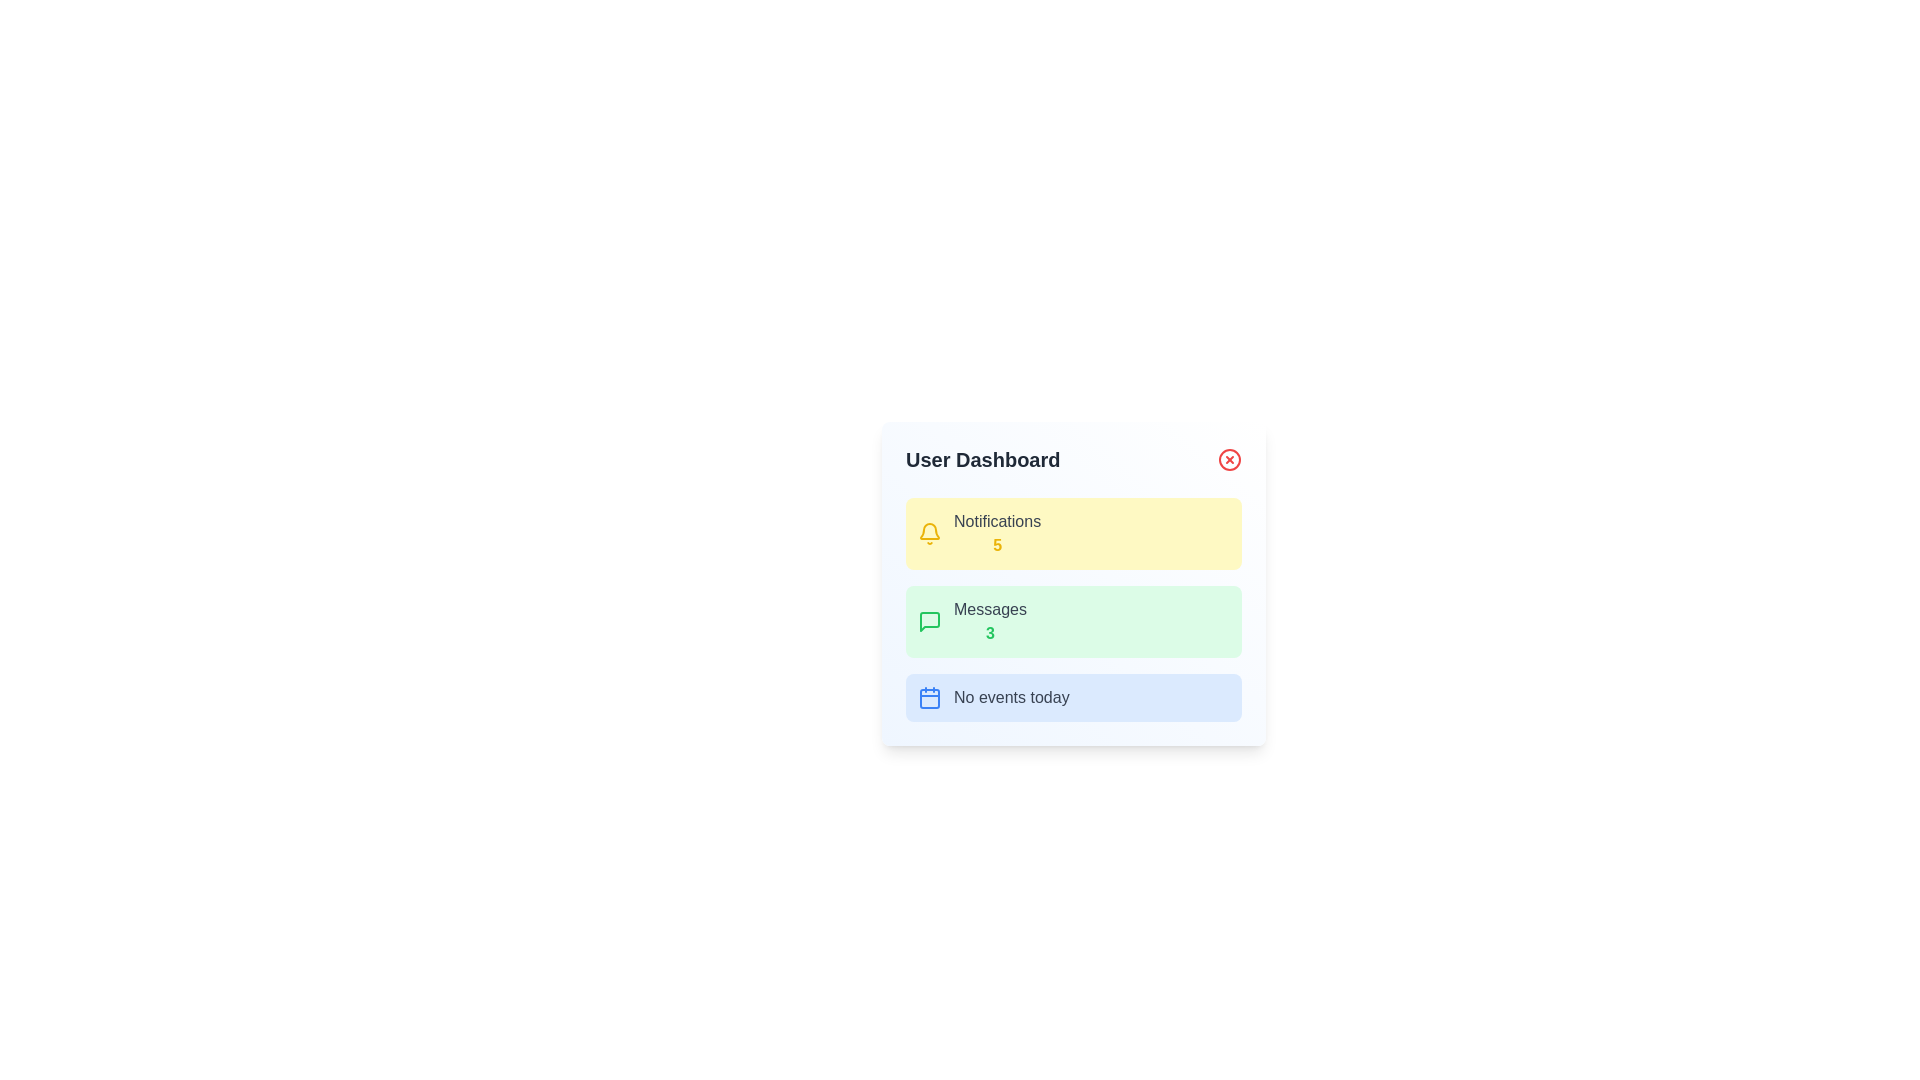  Describe the element at coordinates (990, 620) in the screenshot. I see `the informational text element displaying 'Messages' with a numeric count of '3' in the User Dashboard's second card` at that location.